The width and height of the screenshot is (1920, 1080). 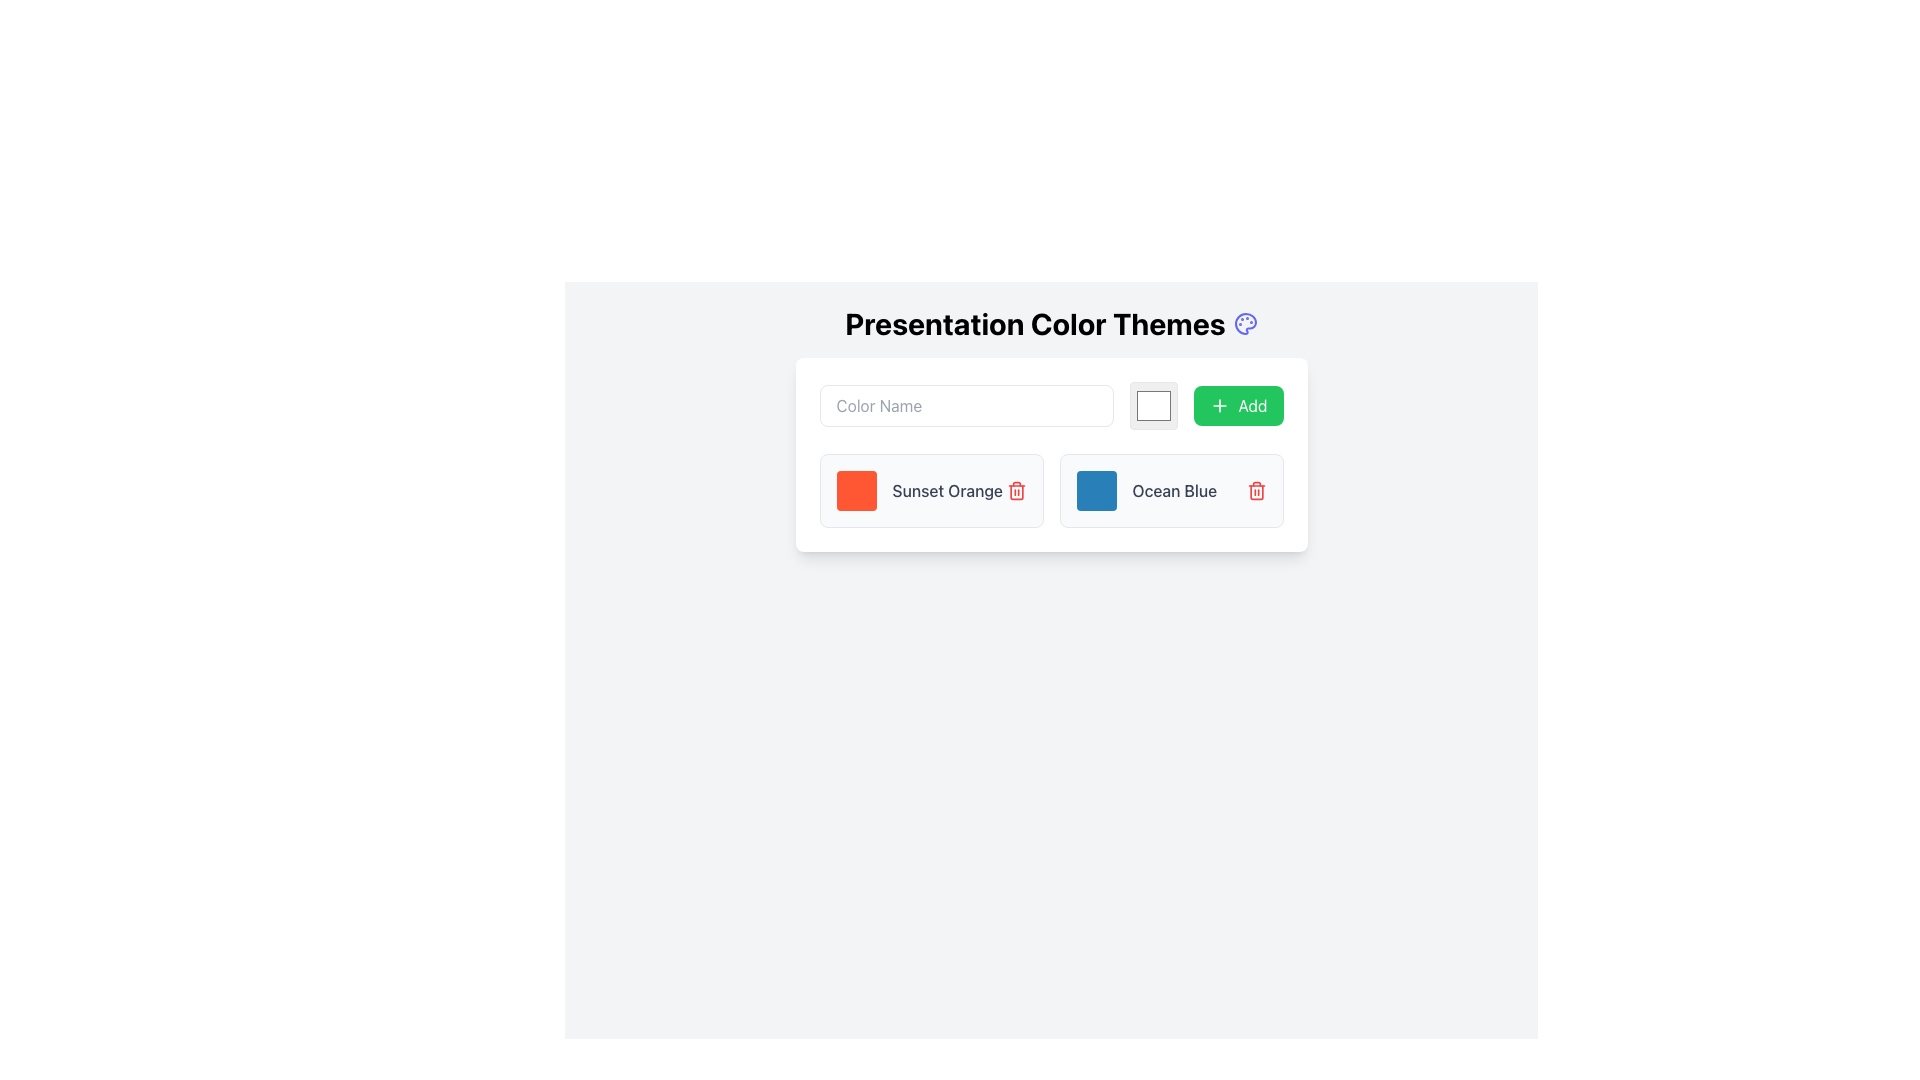 What do you see at coordinates (1244, 323) in the screenshot?
I see `the decorative icon in the top-right corner of the 'Presentation Color Themes' header section, which visually represents the section's theme of colors or design palettes` at bounding box center [1244, 323].